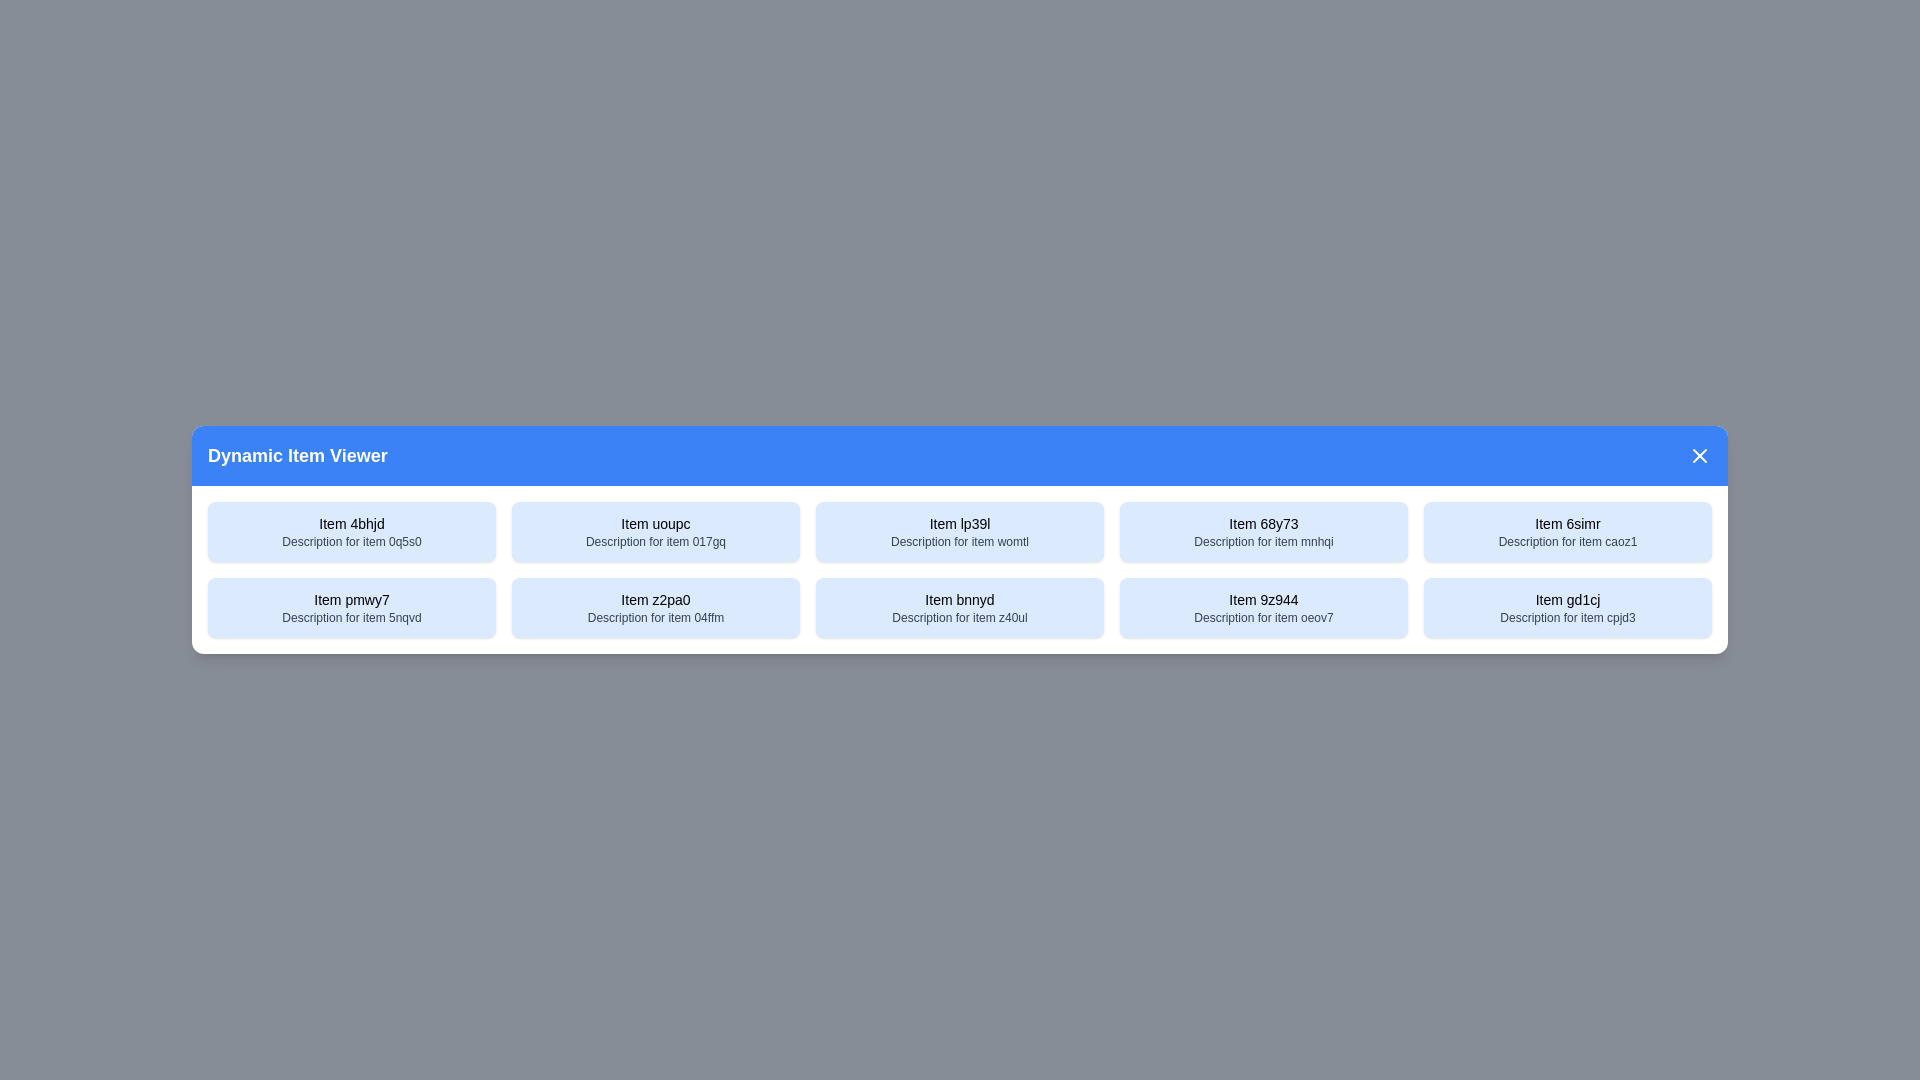  What do you see at coordinates (351, 607) in the screenshot?
I see `the item with title Item pmwy7 to select it` at bounding box center [351, 607].